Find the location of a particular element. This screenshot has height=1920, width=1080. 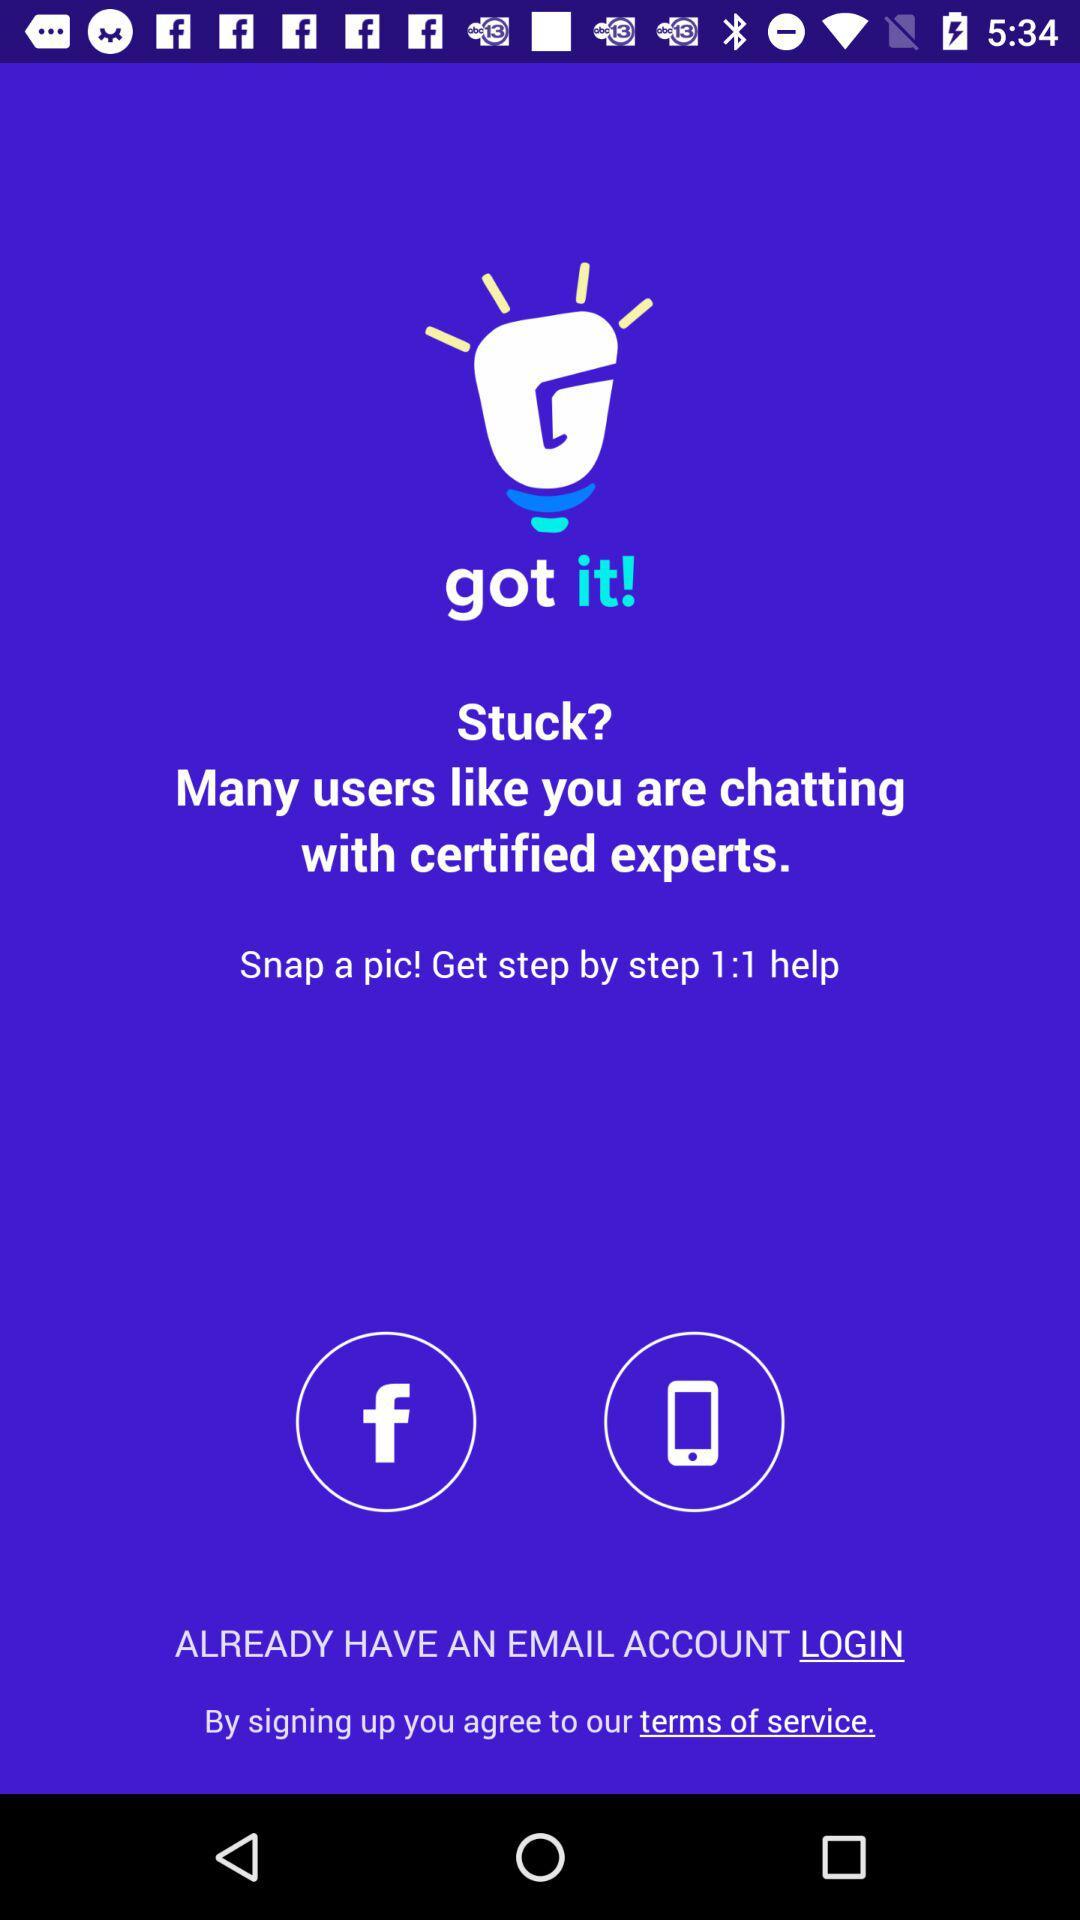

access phone camera is located at coordinates (693, 1420).